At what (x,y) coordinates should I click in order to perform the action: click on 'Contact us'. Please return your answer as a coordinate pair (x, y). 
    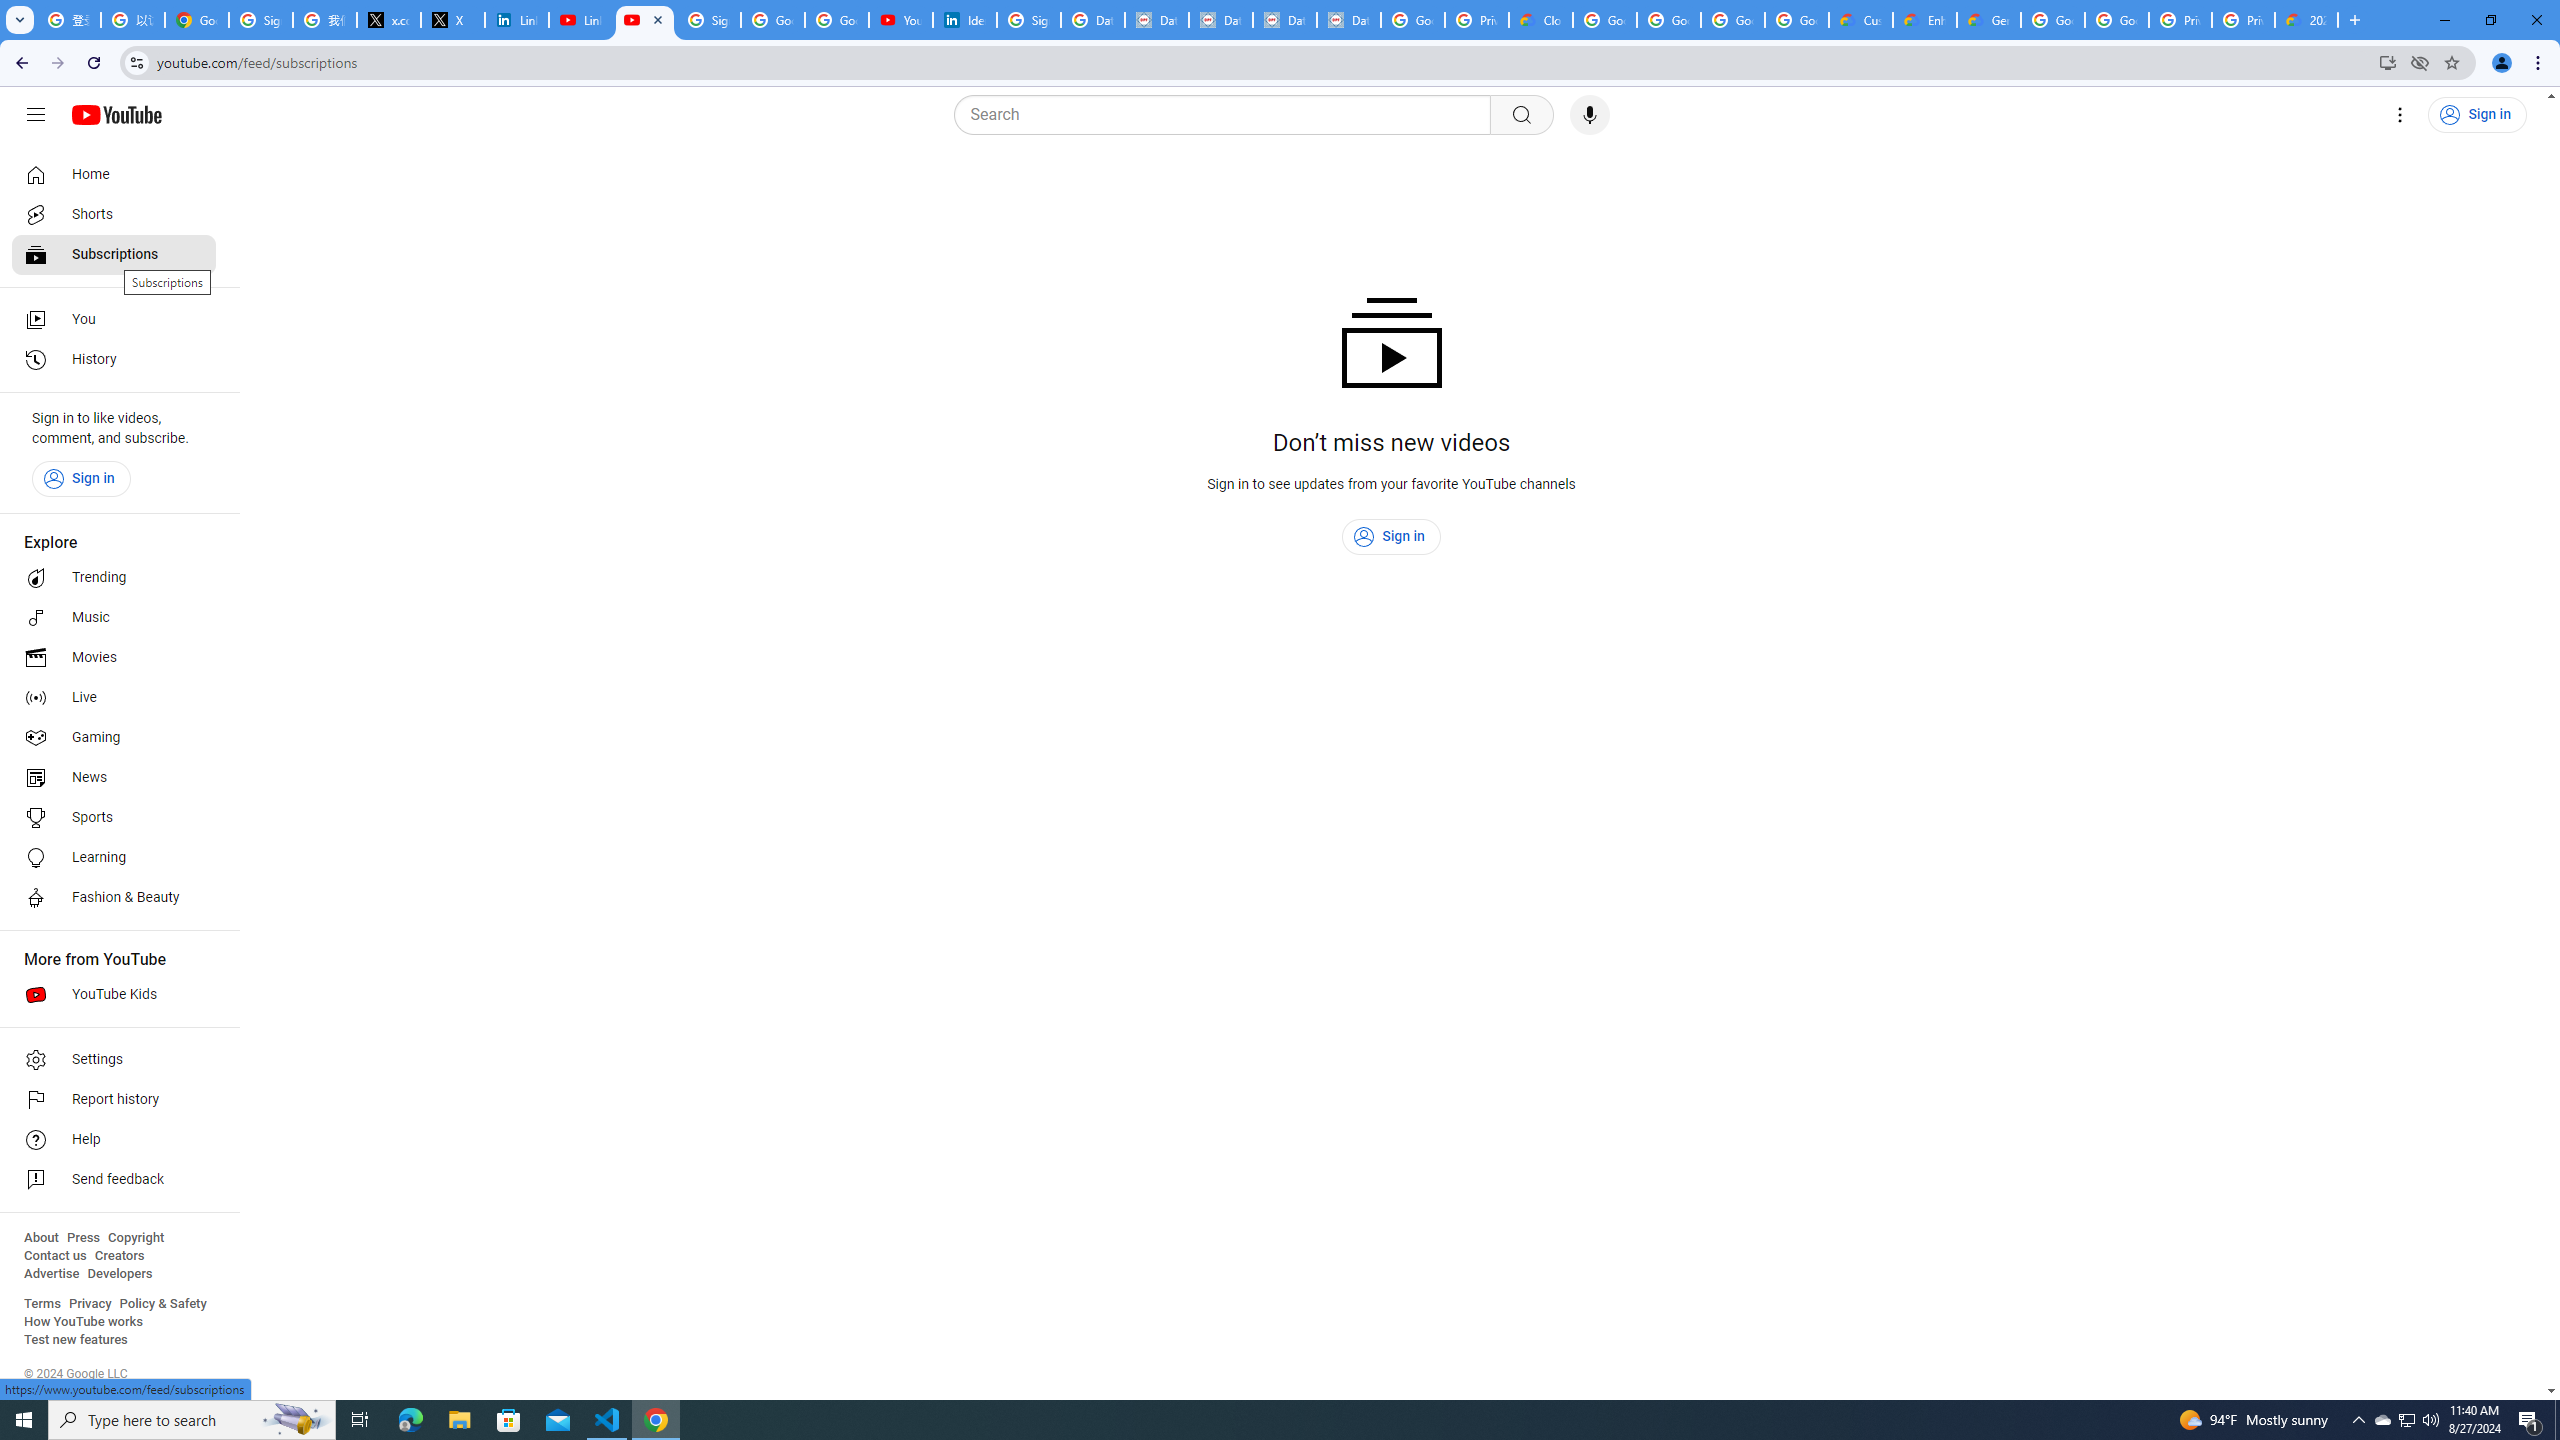
    Looking at the image, I should click on (54, 1255).